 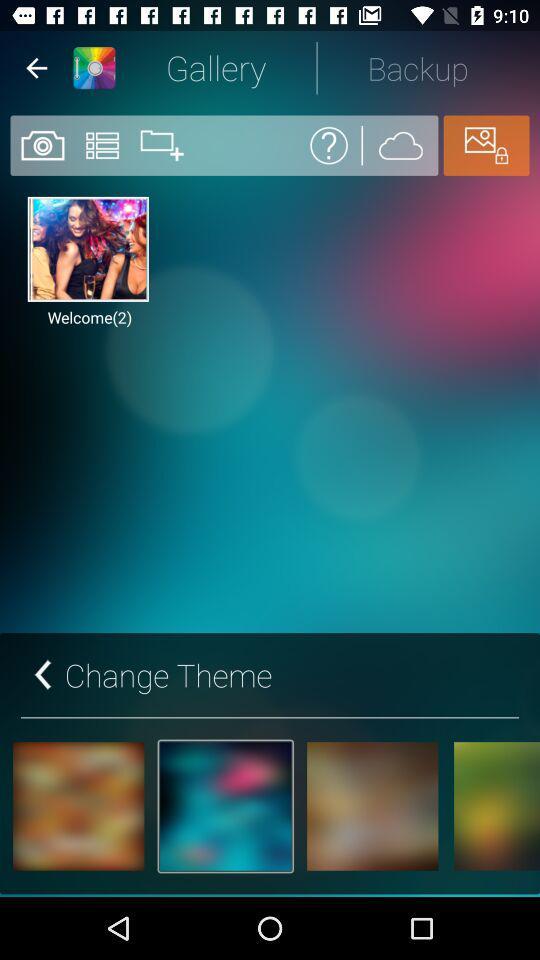 I want to click on the weather icon, so click(x=400, y=144).